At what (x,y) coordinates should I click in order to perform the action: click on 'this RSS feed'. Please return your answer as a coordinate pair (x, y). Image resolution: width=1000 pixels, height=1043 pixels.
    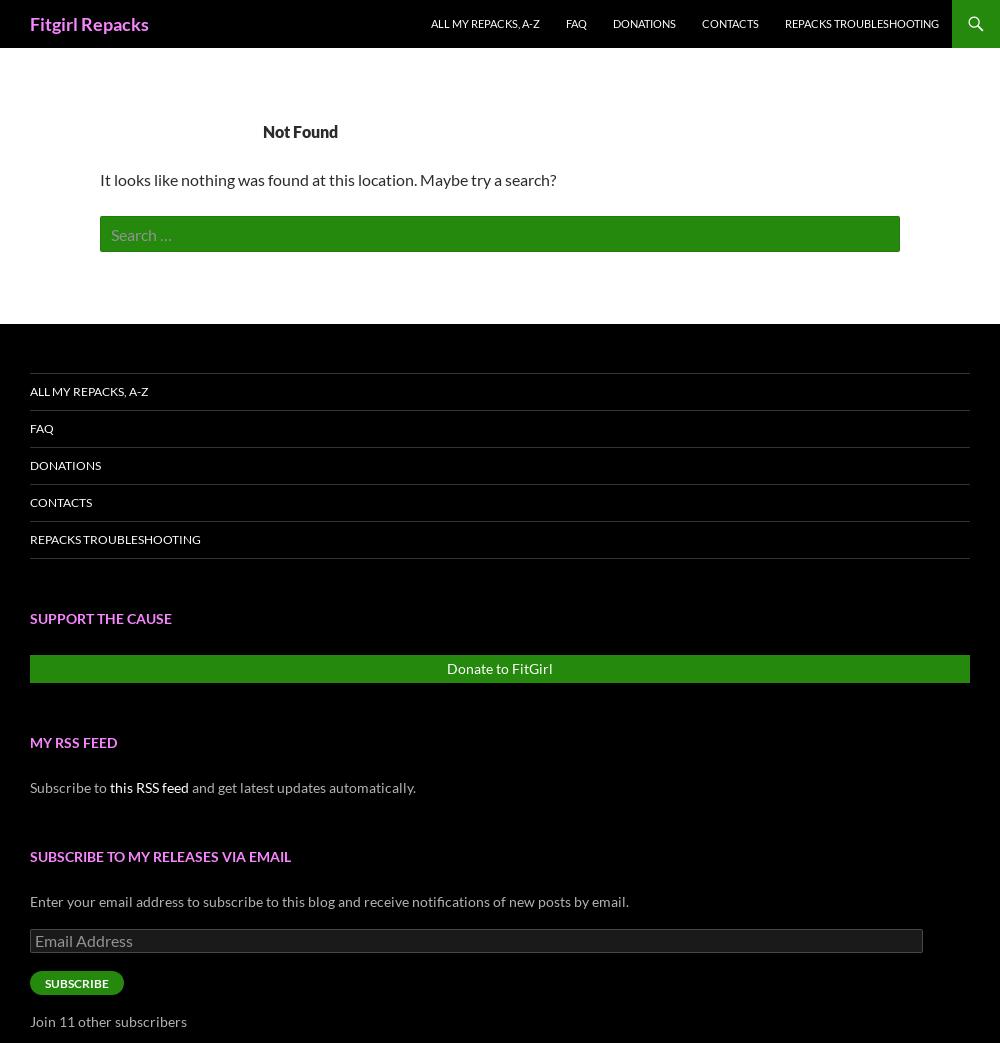
    Looking at the image, I should click on (109, 786).